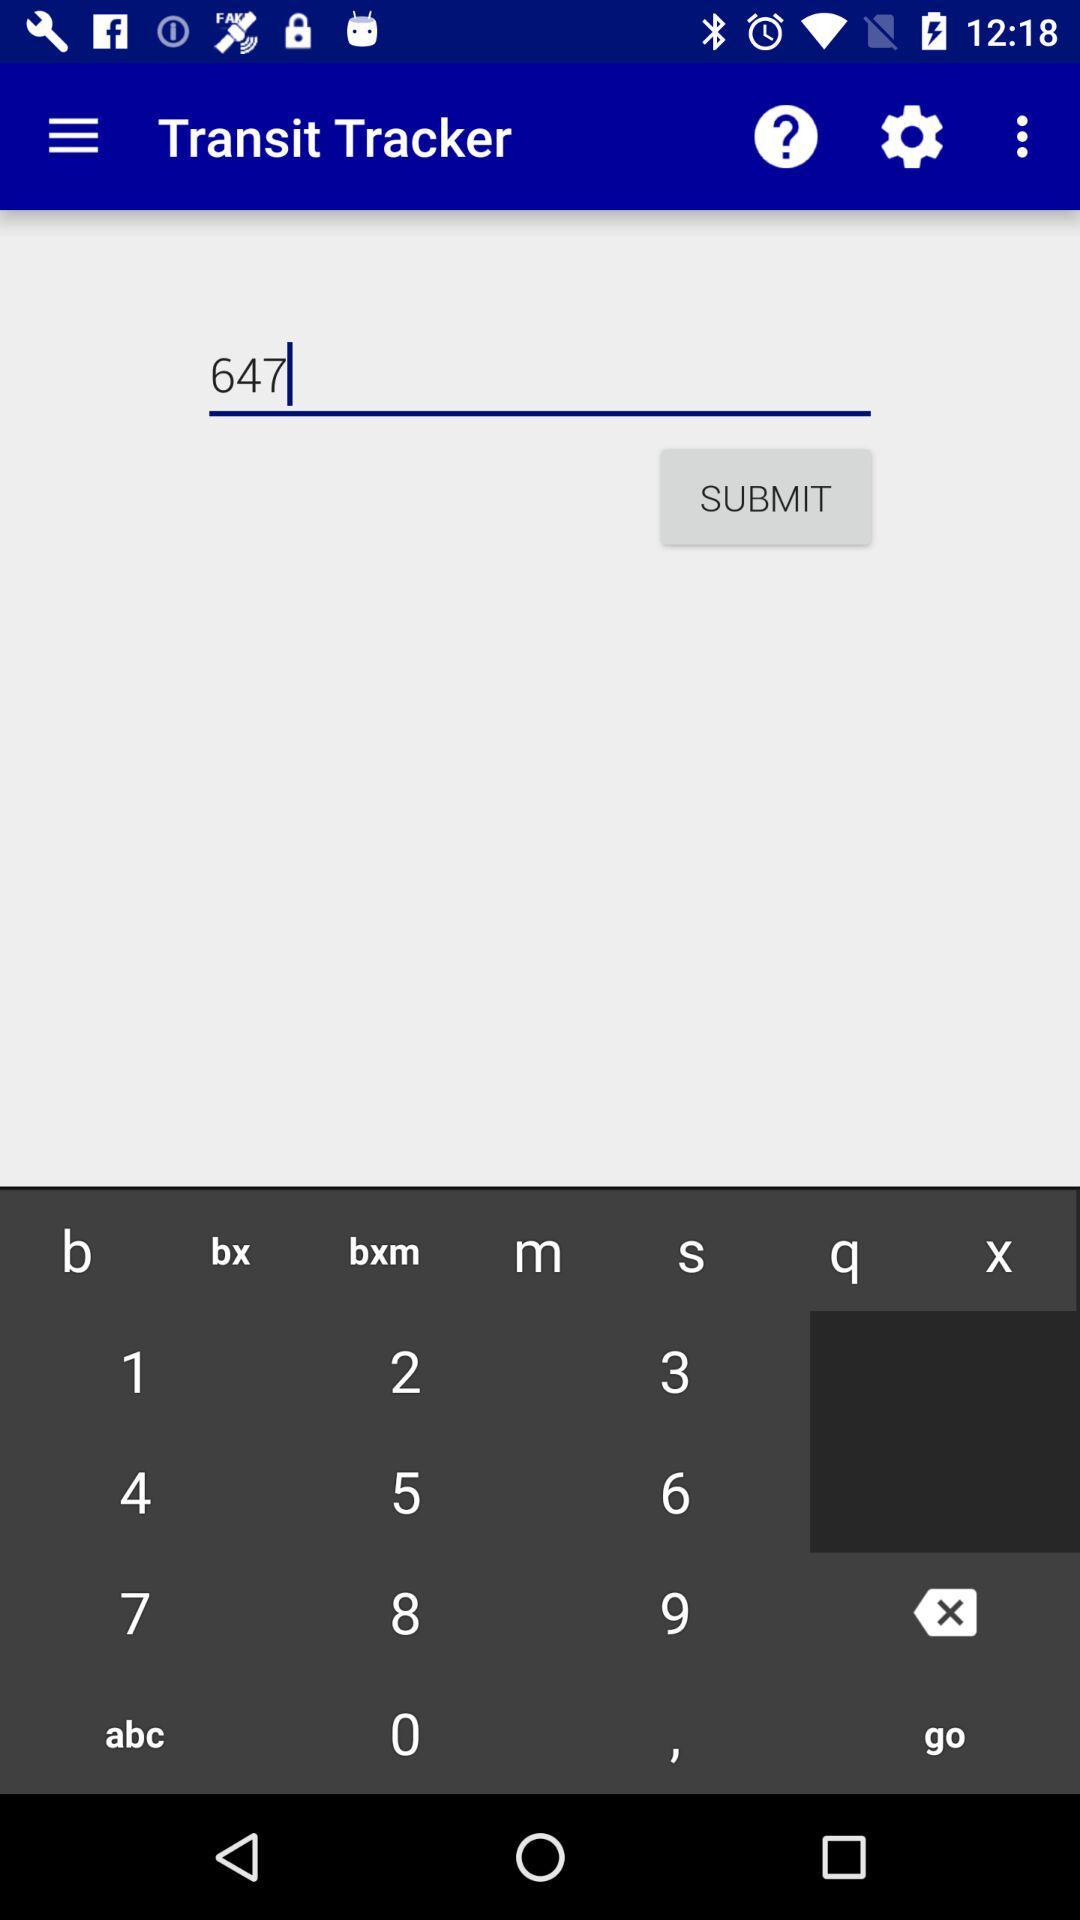  What do you see at coordinates (540, 1708) in the screenshot?
I see `type numbers` at bounding box center [540, 1708].